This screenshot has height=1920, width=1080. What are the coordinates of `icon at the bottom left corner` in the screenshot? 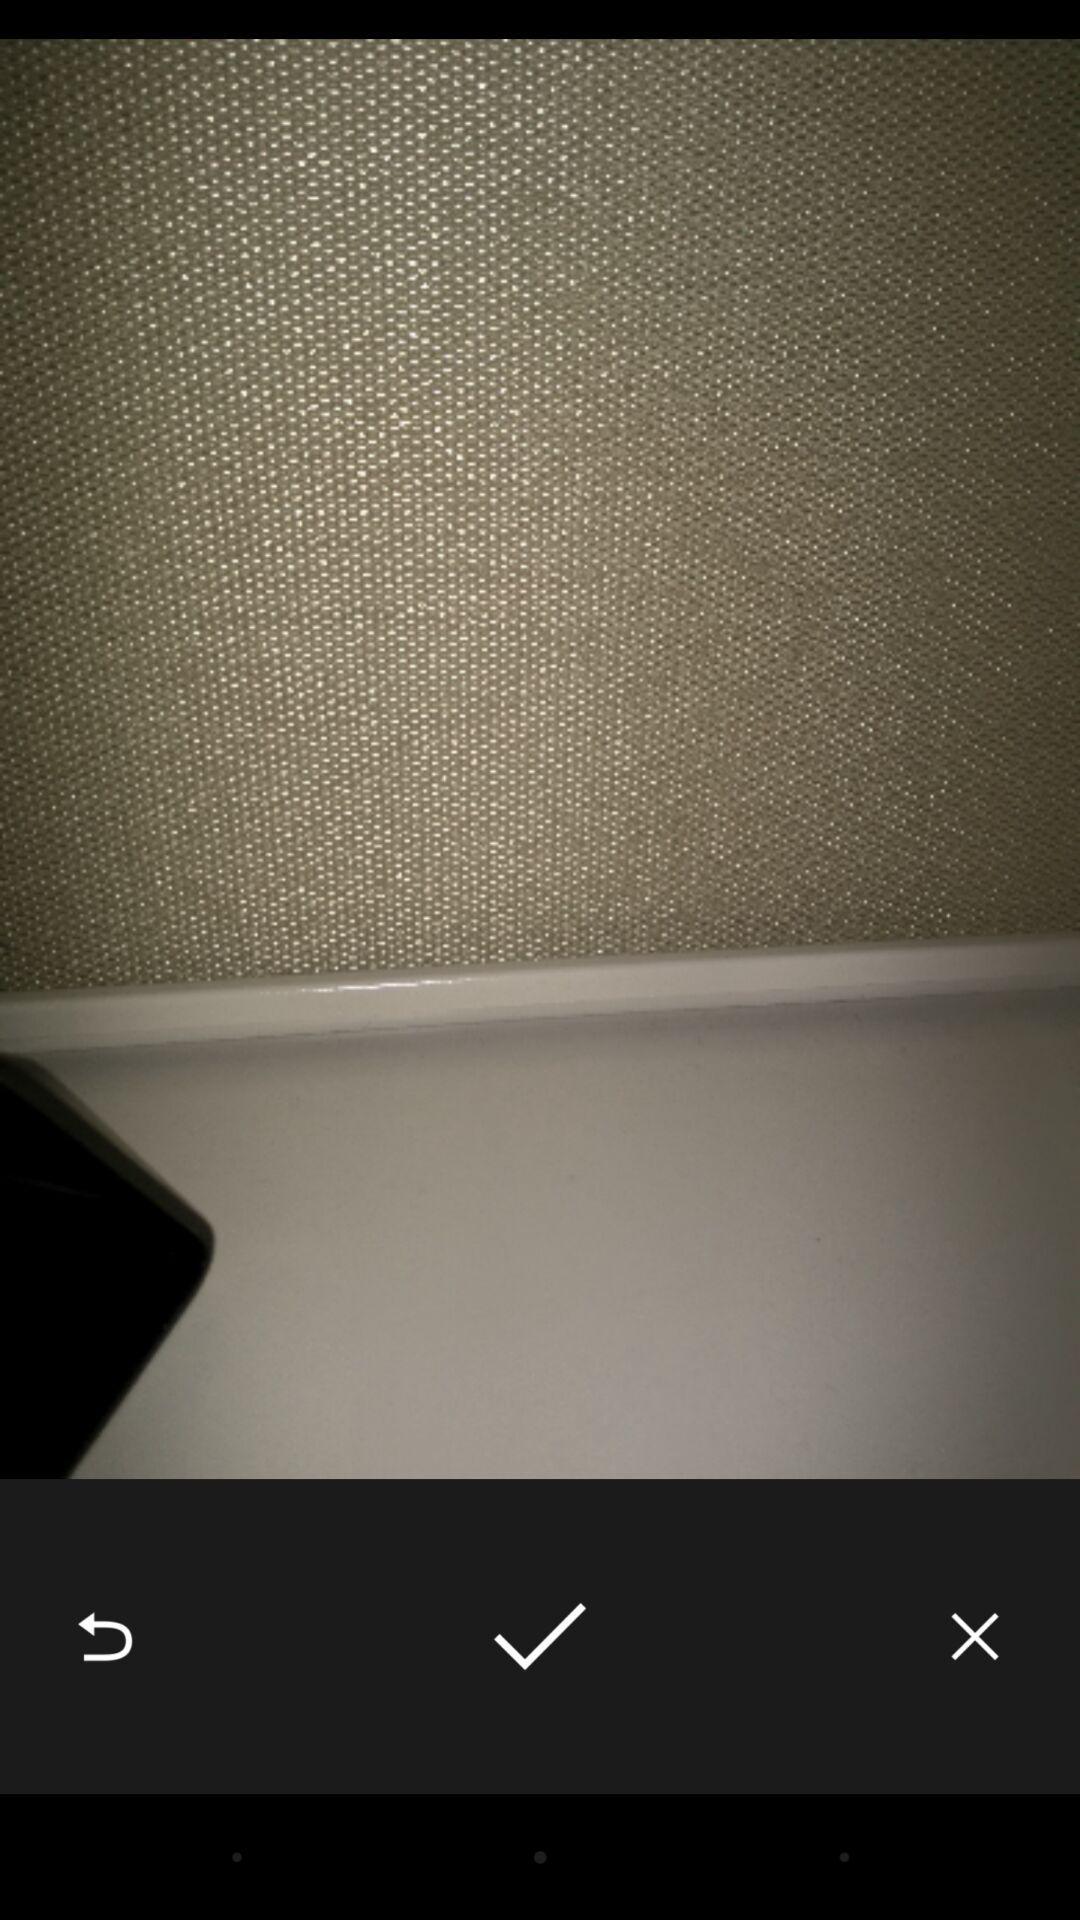 It's located at (104, 1636).